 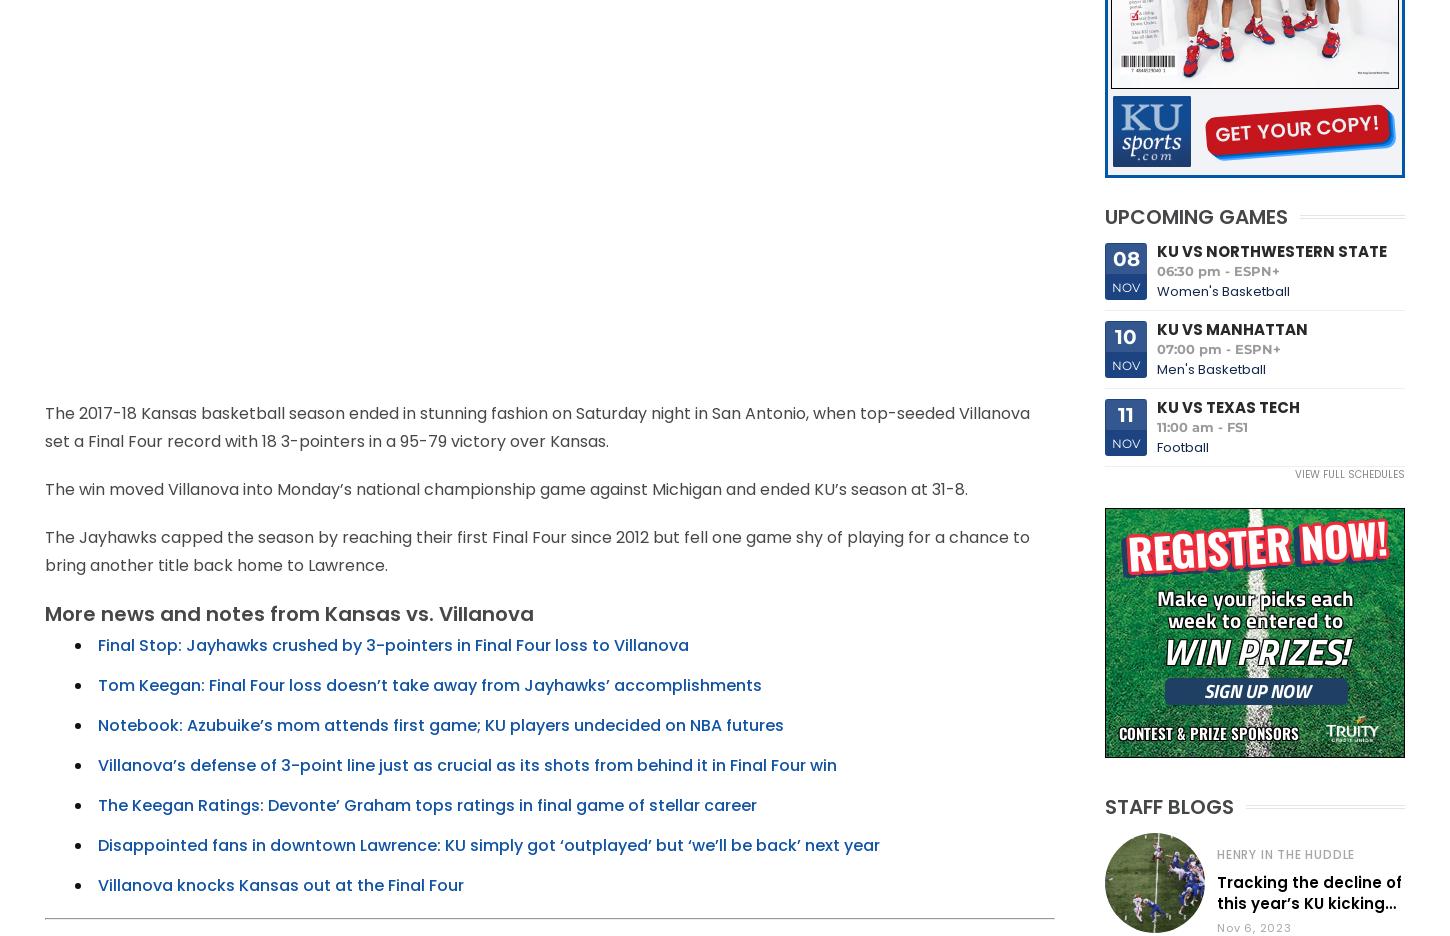 I want to click on 'Notebook: Azubuike’s mom attends first game; KU players undecided on NBA futures', so click(x=439, y=724).